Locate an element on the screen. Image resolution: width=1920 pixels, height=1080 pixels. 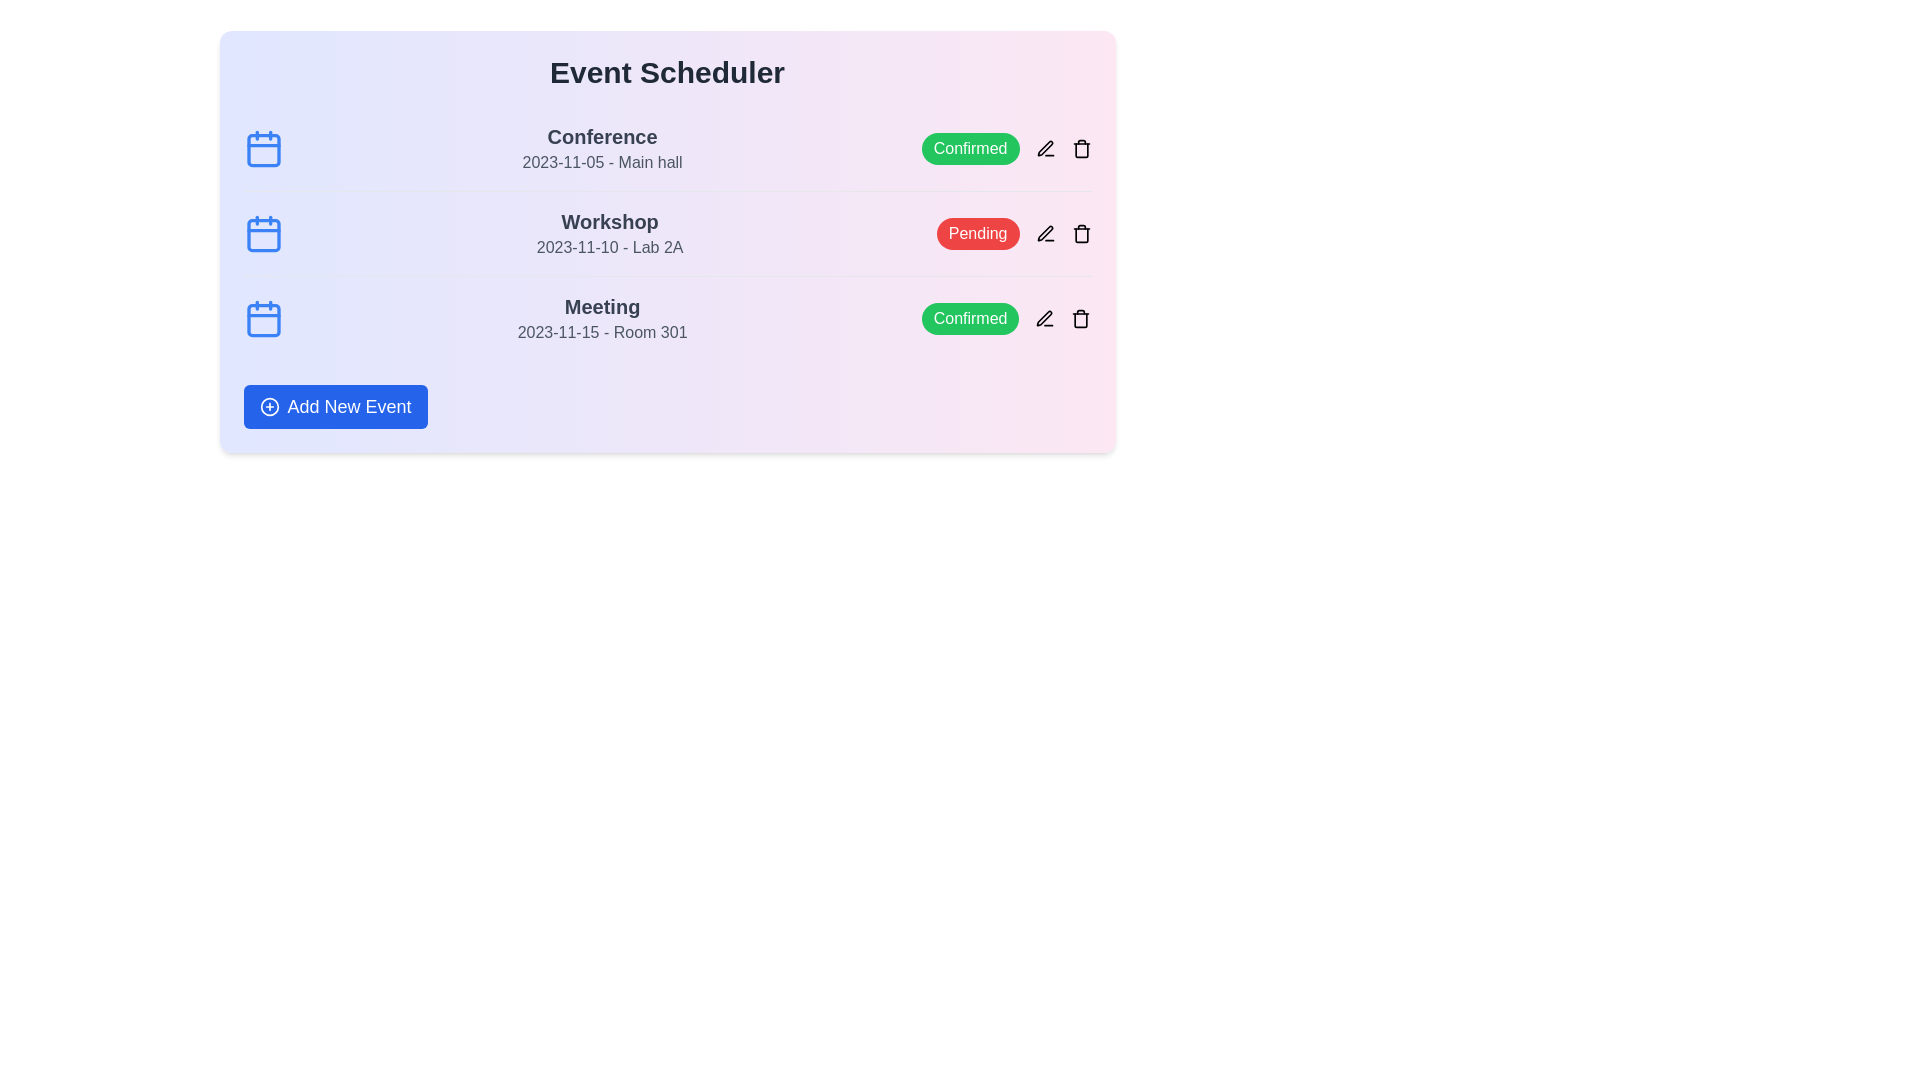
the black pen icon next to the rounded red 'Pending' button to initiate editing is located at coordinates (1044, 233).